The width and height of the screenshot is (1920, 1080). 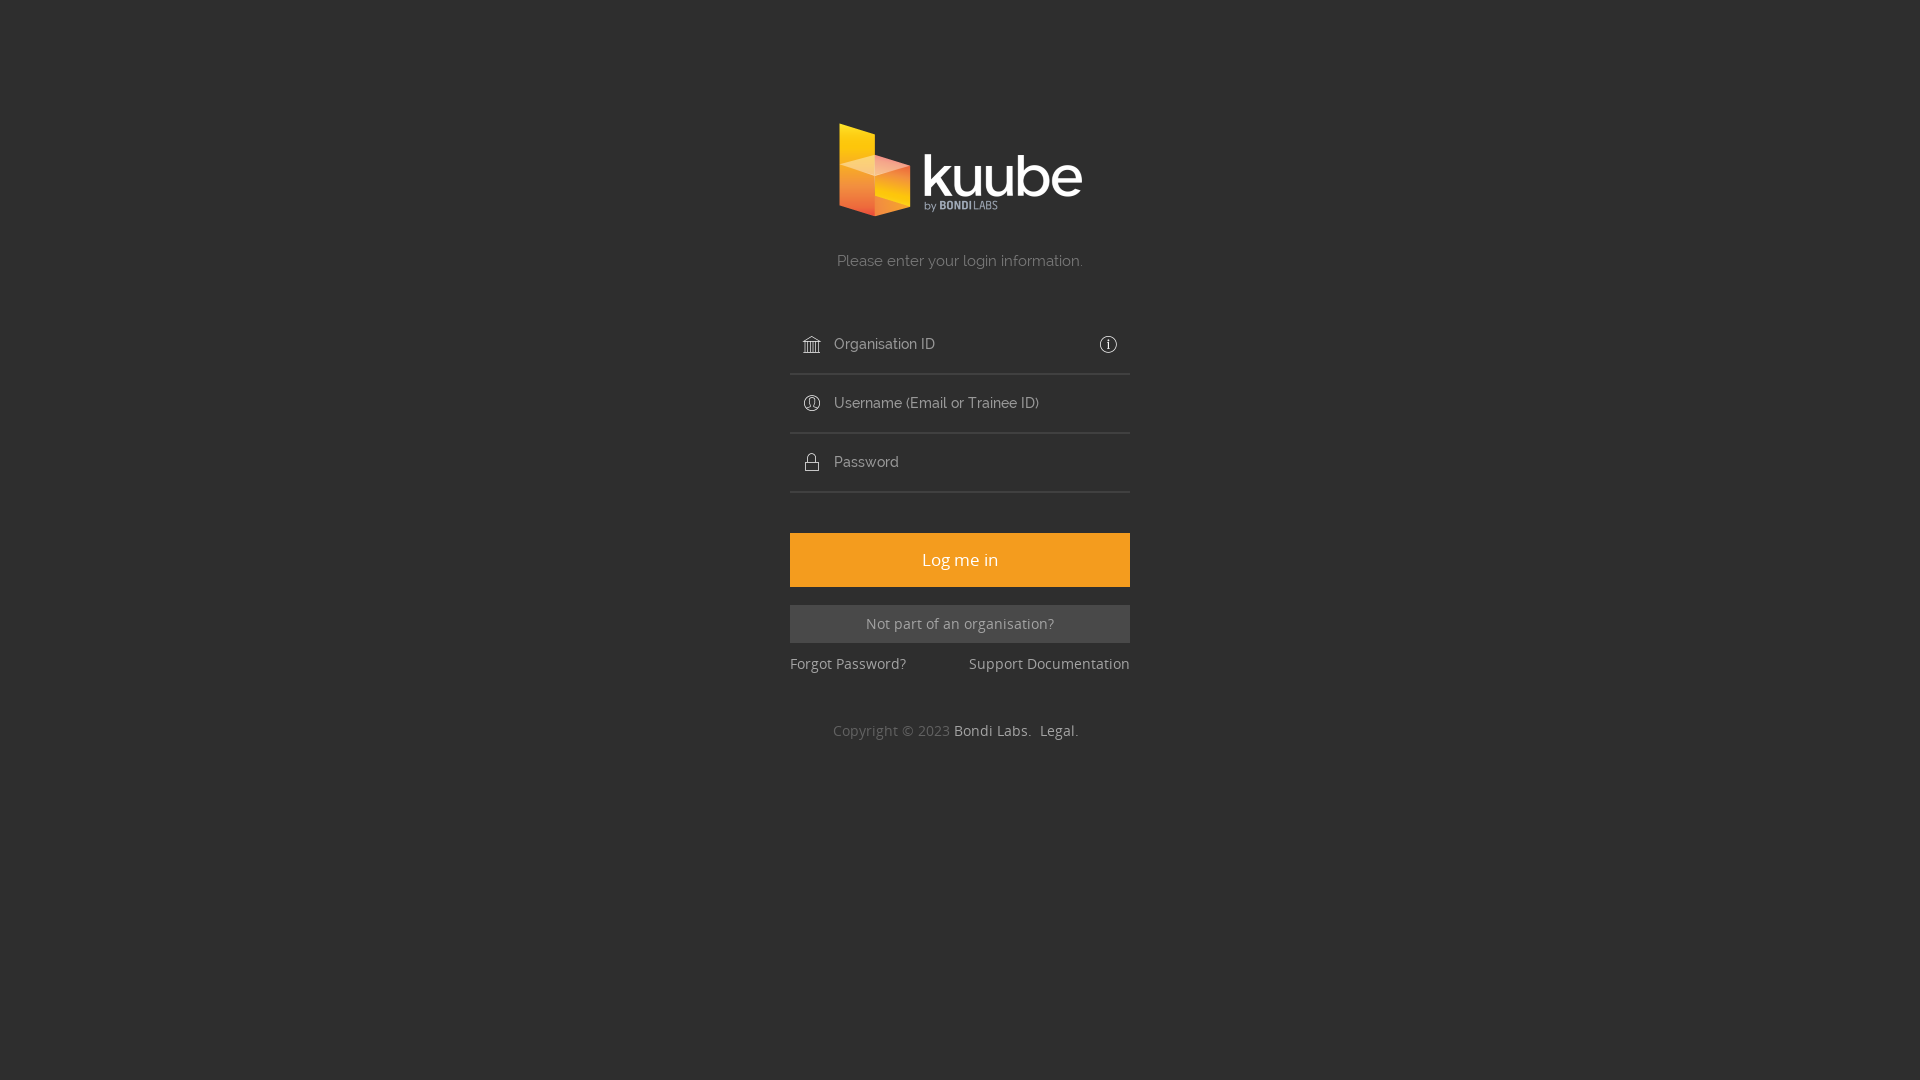 I want to click on 'Not part of an organisation?', so click(x=960, y=623).